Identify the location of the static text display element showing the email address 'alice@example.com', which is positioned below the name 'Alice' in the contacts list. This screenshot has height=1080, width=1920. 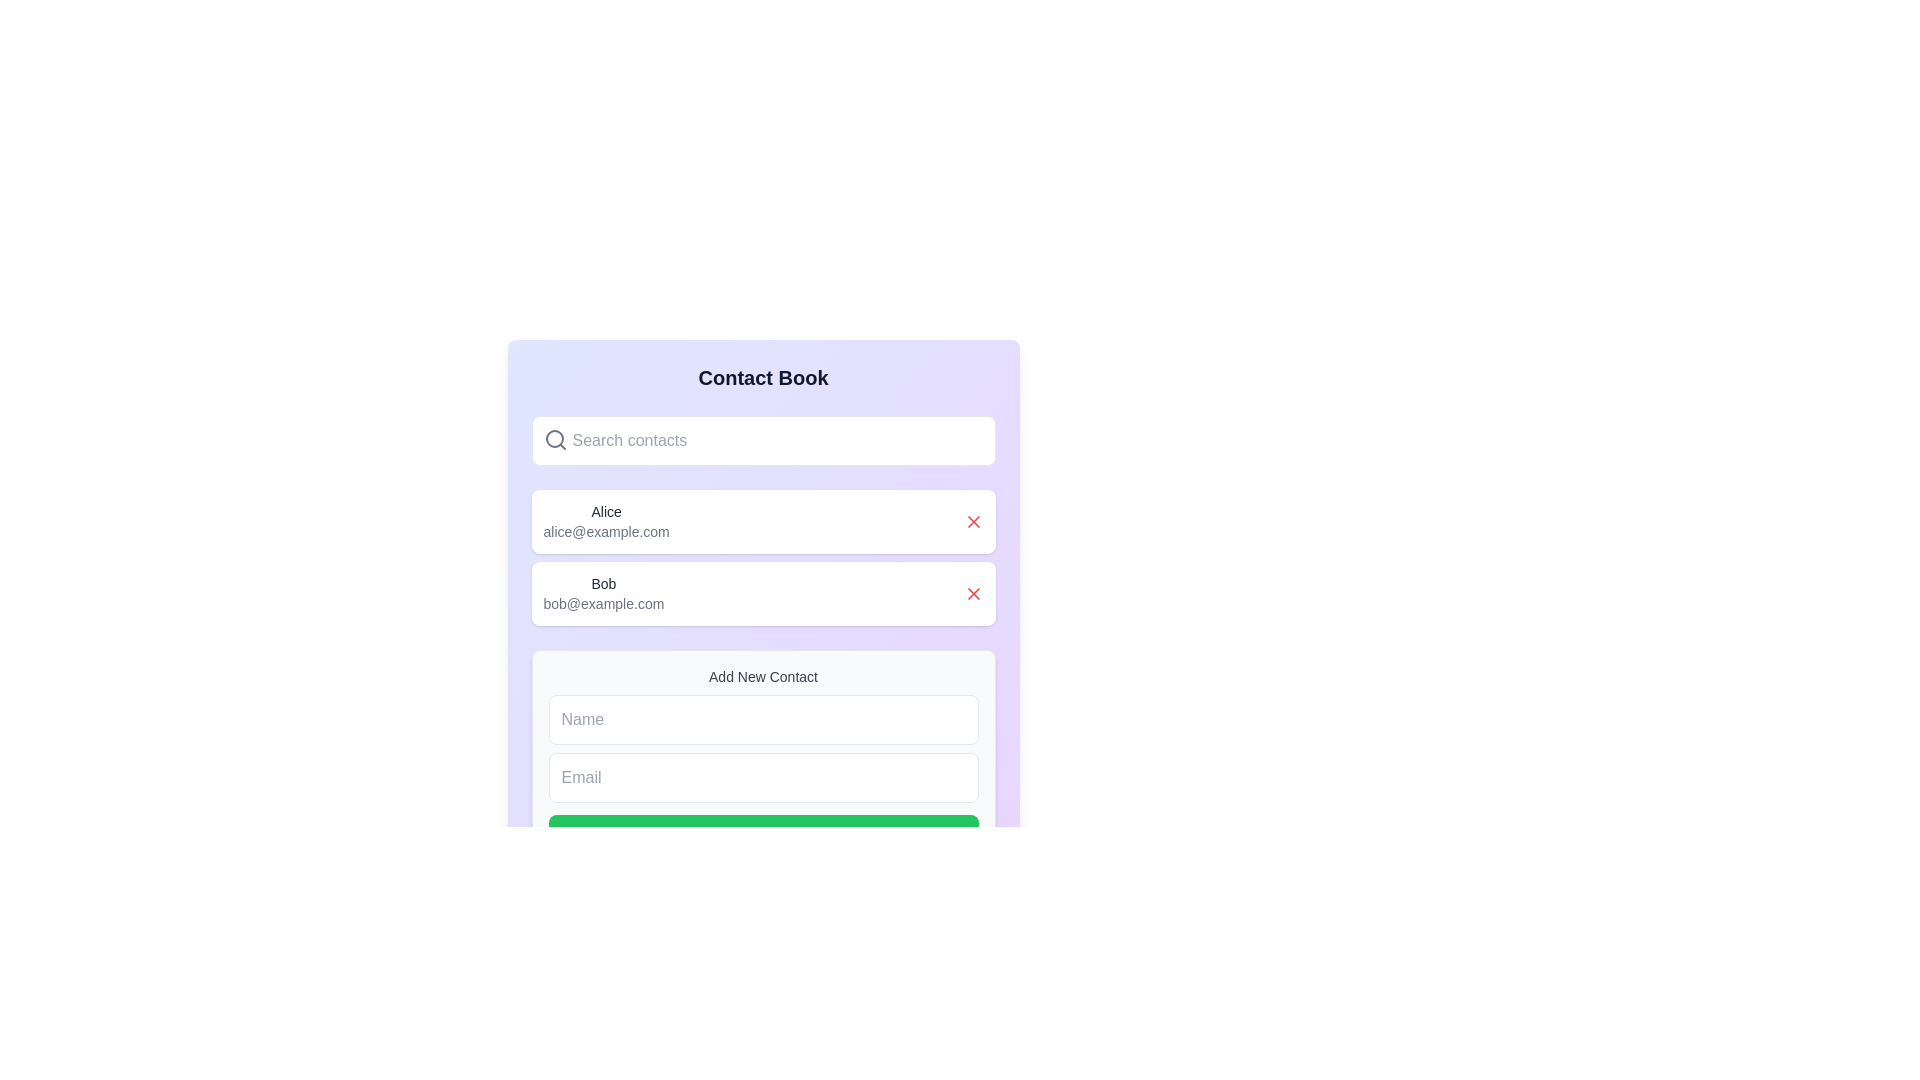
(605, 531).